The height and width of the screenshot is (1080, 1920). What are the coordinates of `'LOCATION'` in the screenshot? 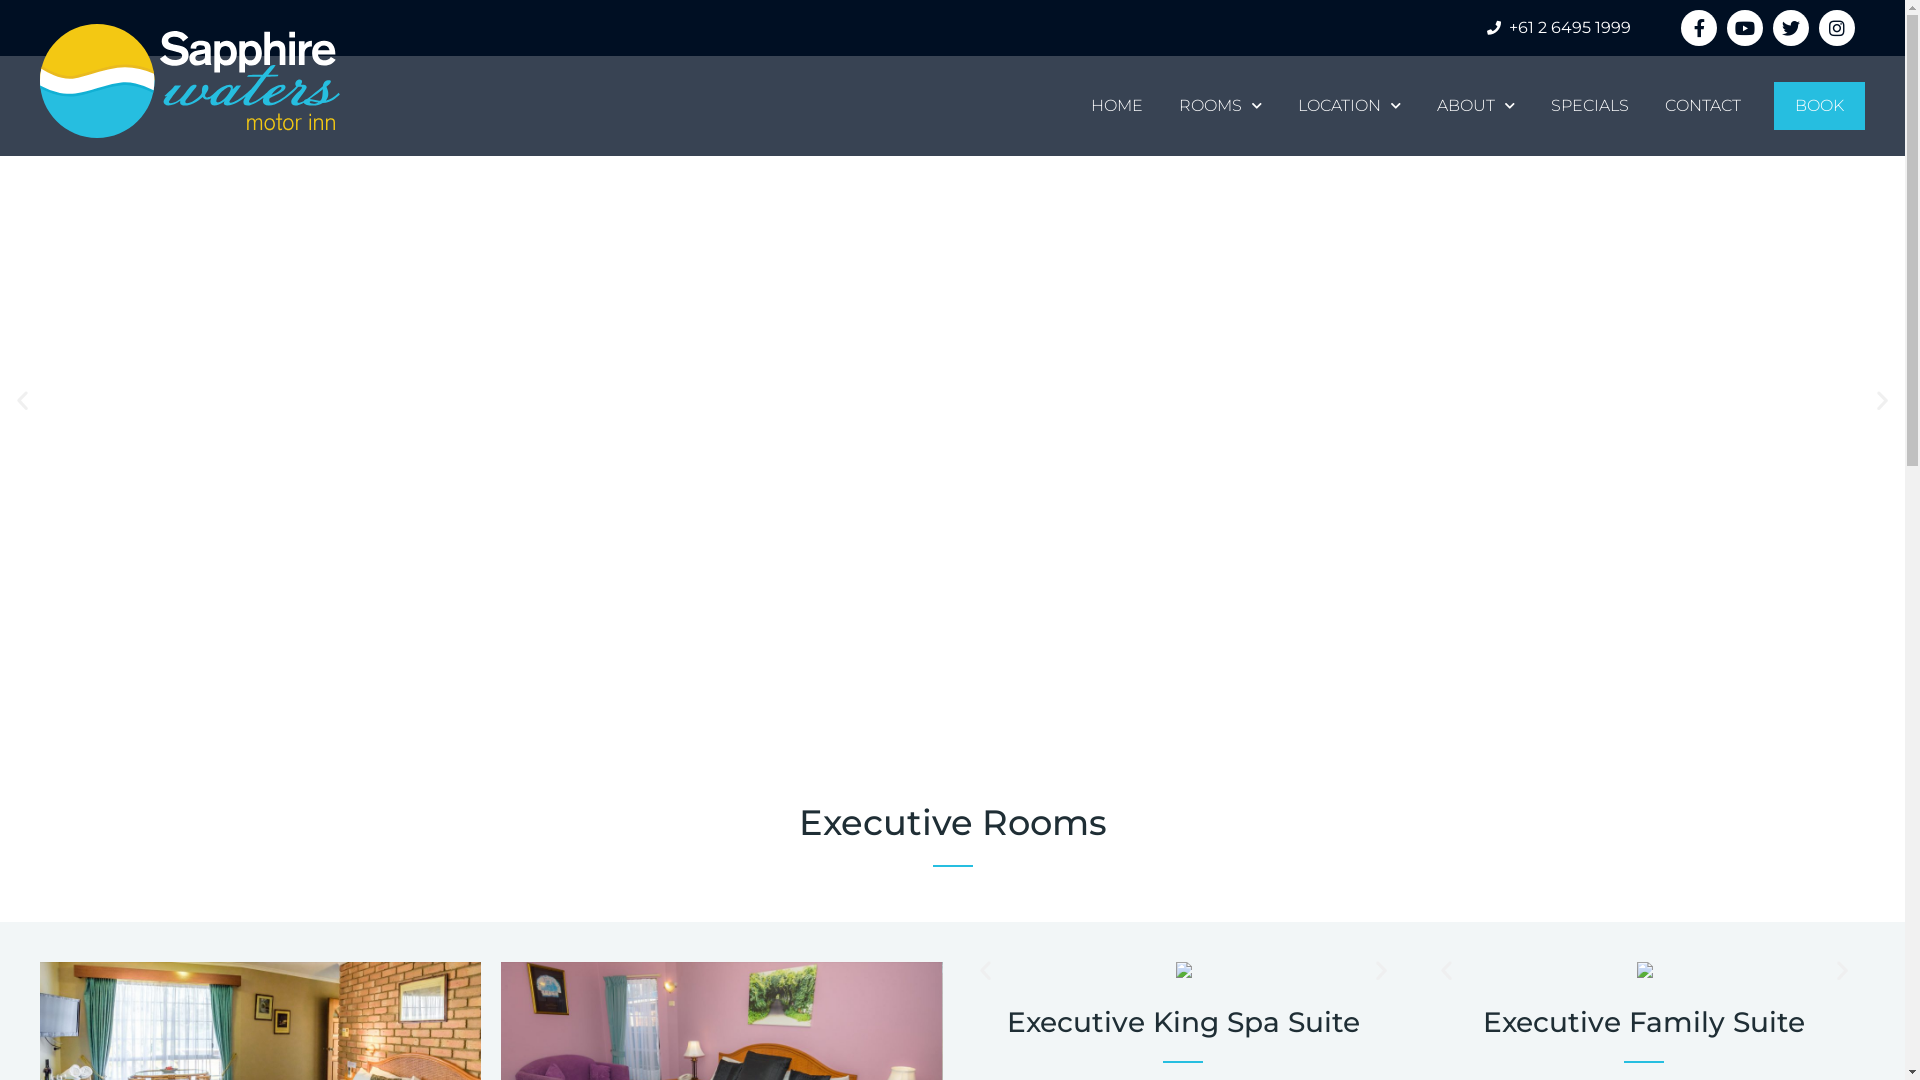 It's located at (1349, 105).